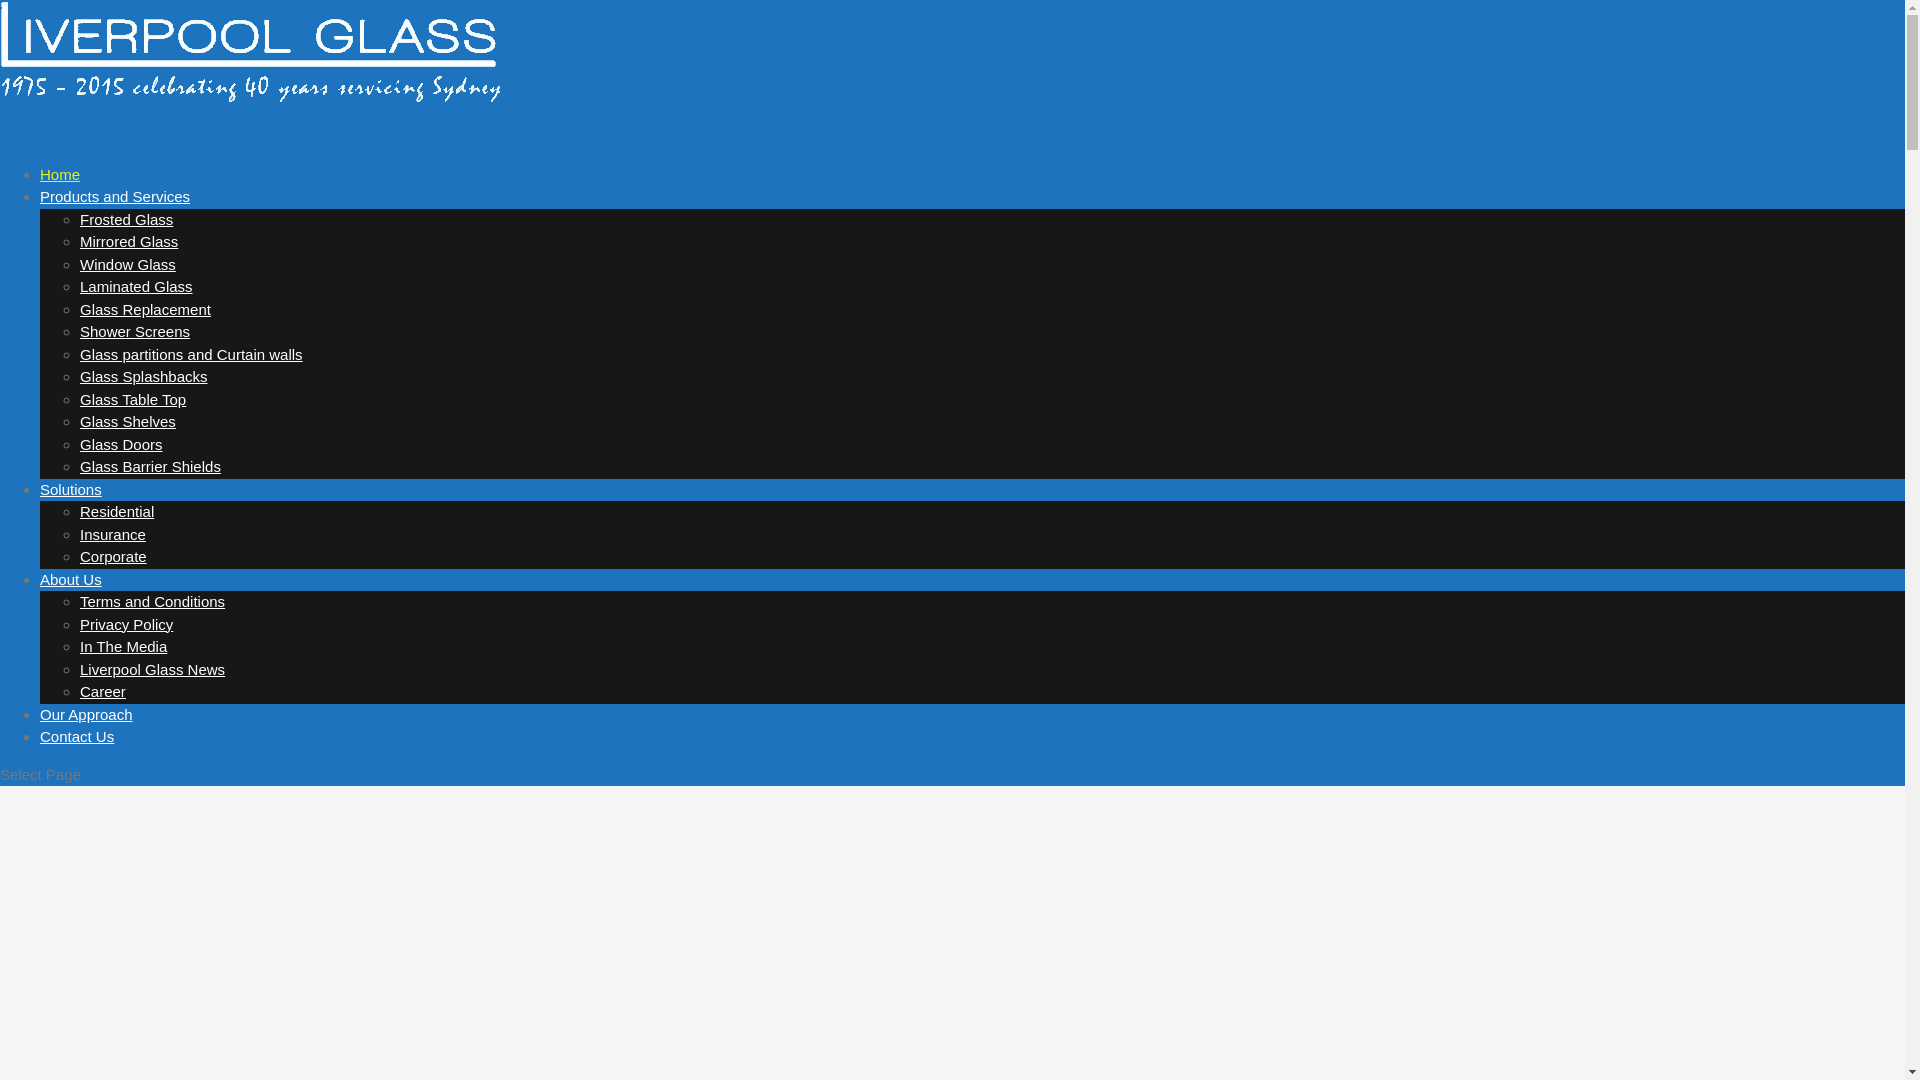 Image resolution: width=1920 pixels, height=1080 pixels. What do you see at coordinates (115, 510) in the screenshot?
I see `'Residential'` at bounding box center [115, 510].